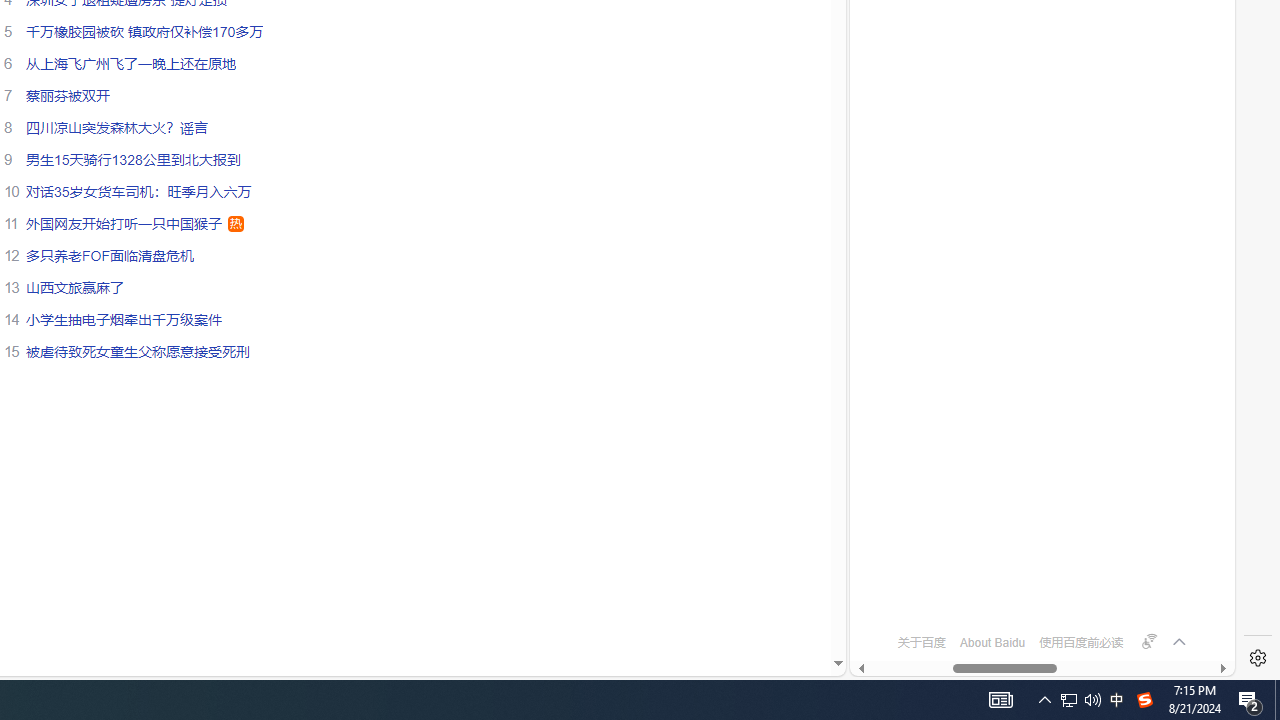 This screenshot has height=720, width=1280. I want to click on 'Settings', so click(1257, 658).